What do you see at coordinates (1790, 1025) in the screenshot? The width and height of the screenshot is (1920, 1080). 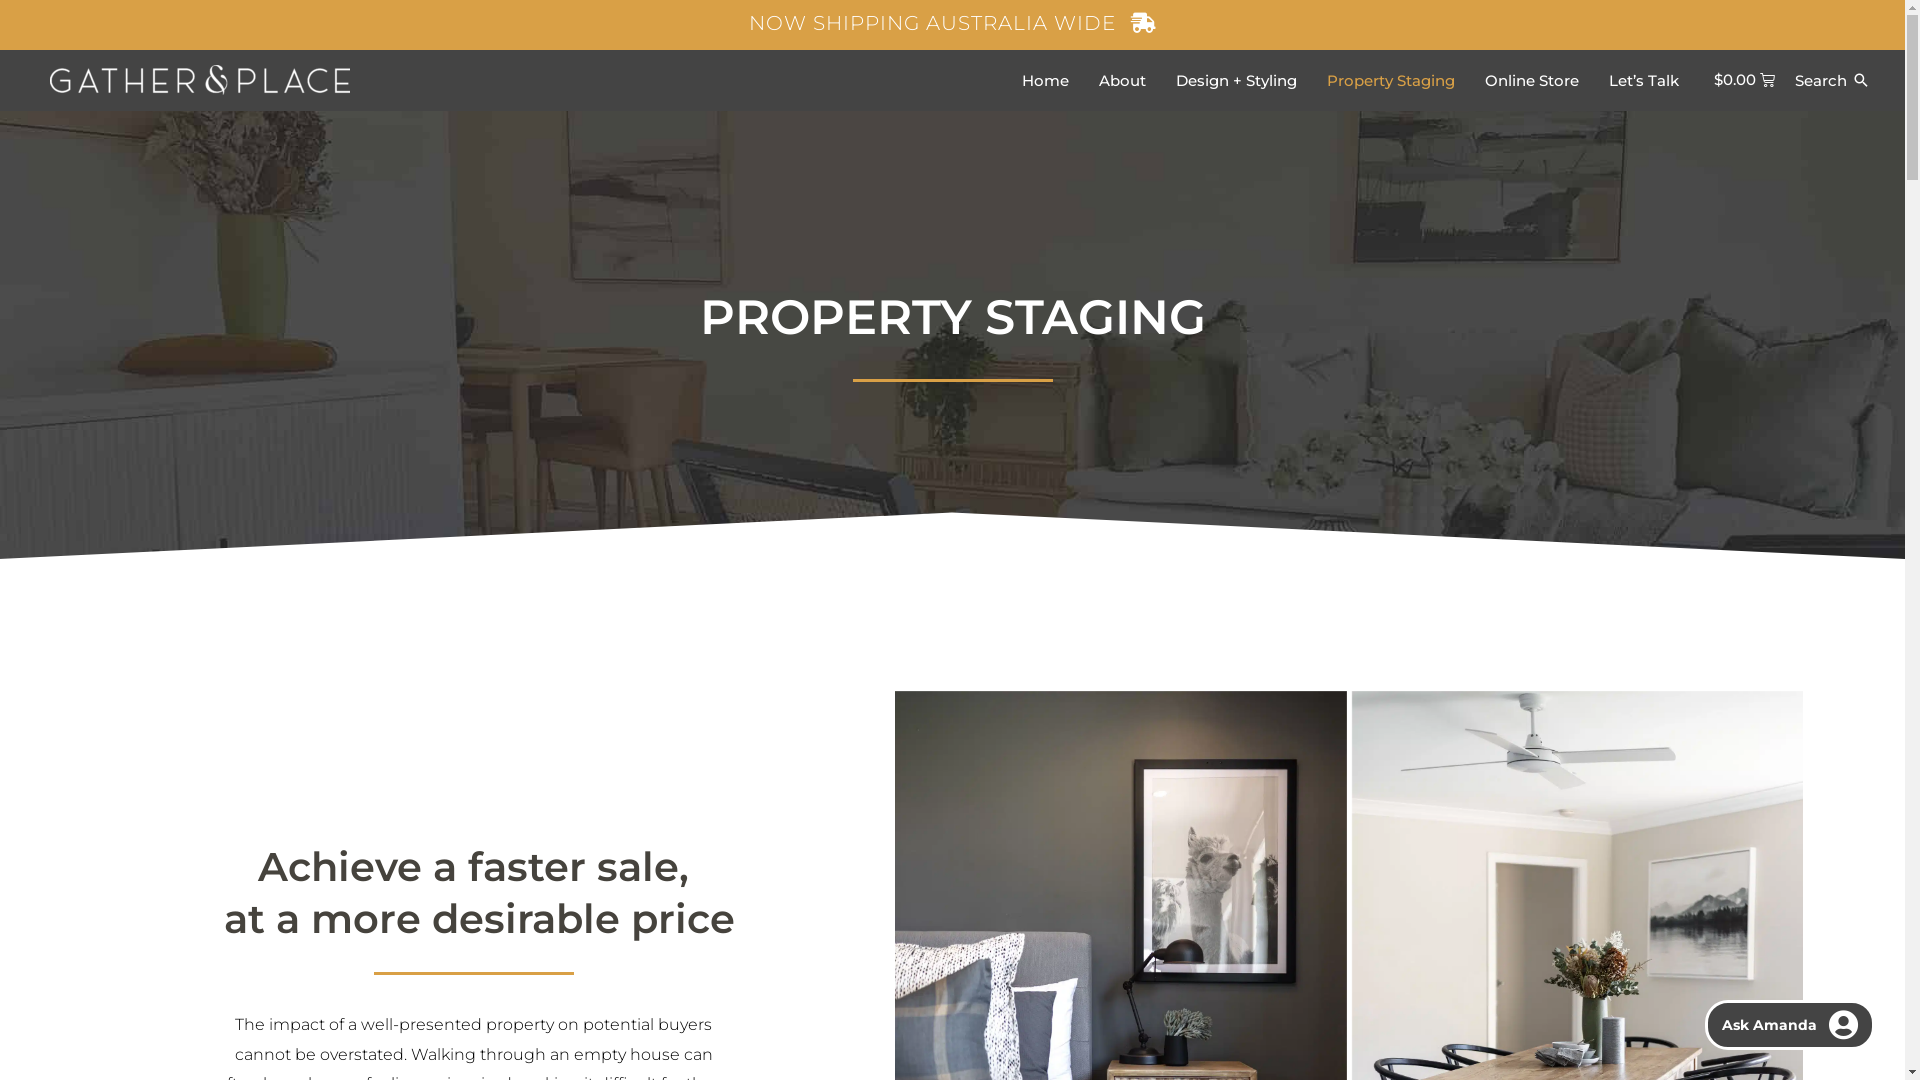 I see `'Ask Amanda'` at bounding box center [1790, 1025].